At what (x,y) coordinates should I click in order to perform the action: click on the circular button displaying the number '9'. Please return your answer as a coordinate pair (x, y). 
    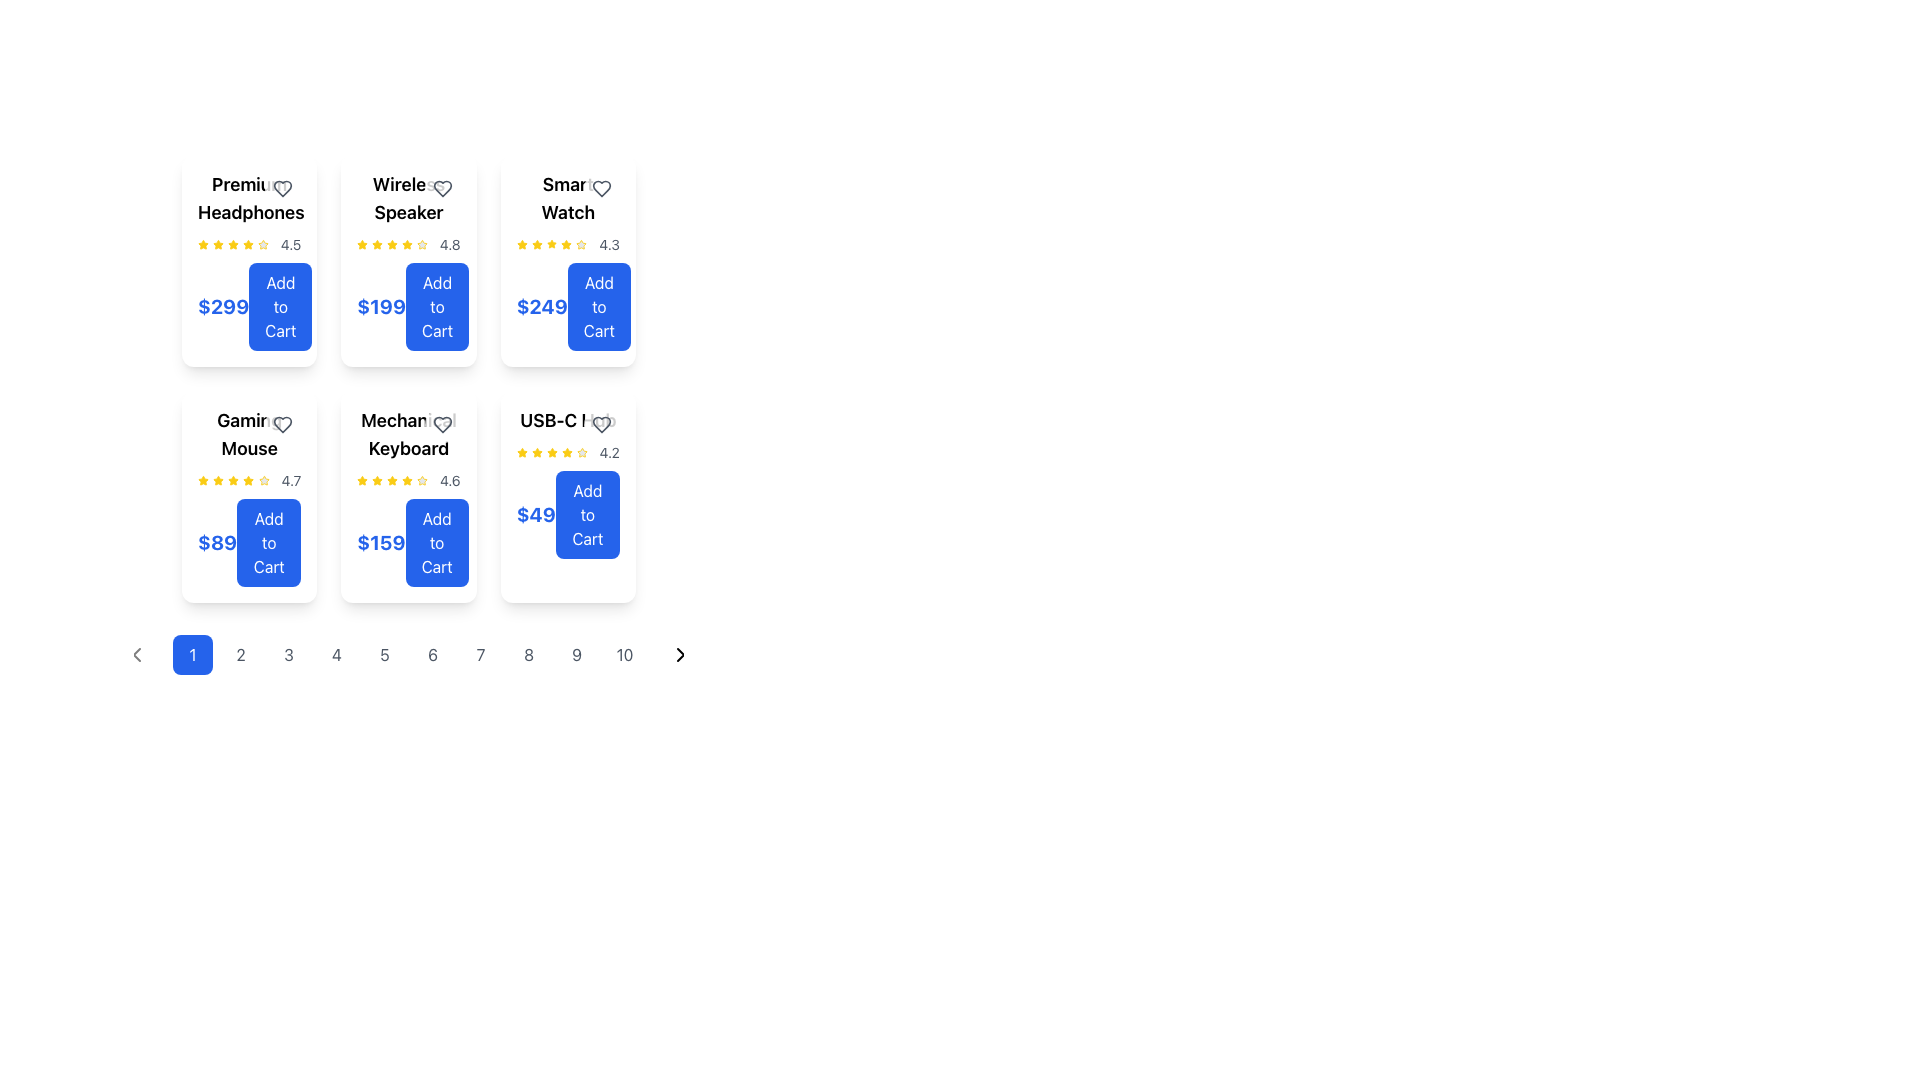
    Looking at the image, I should click on (575, 655).